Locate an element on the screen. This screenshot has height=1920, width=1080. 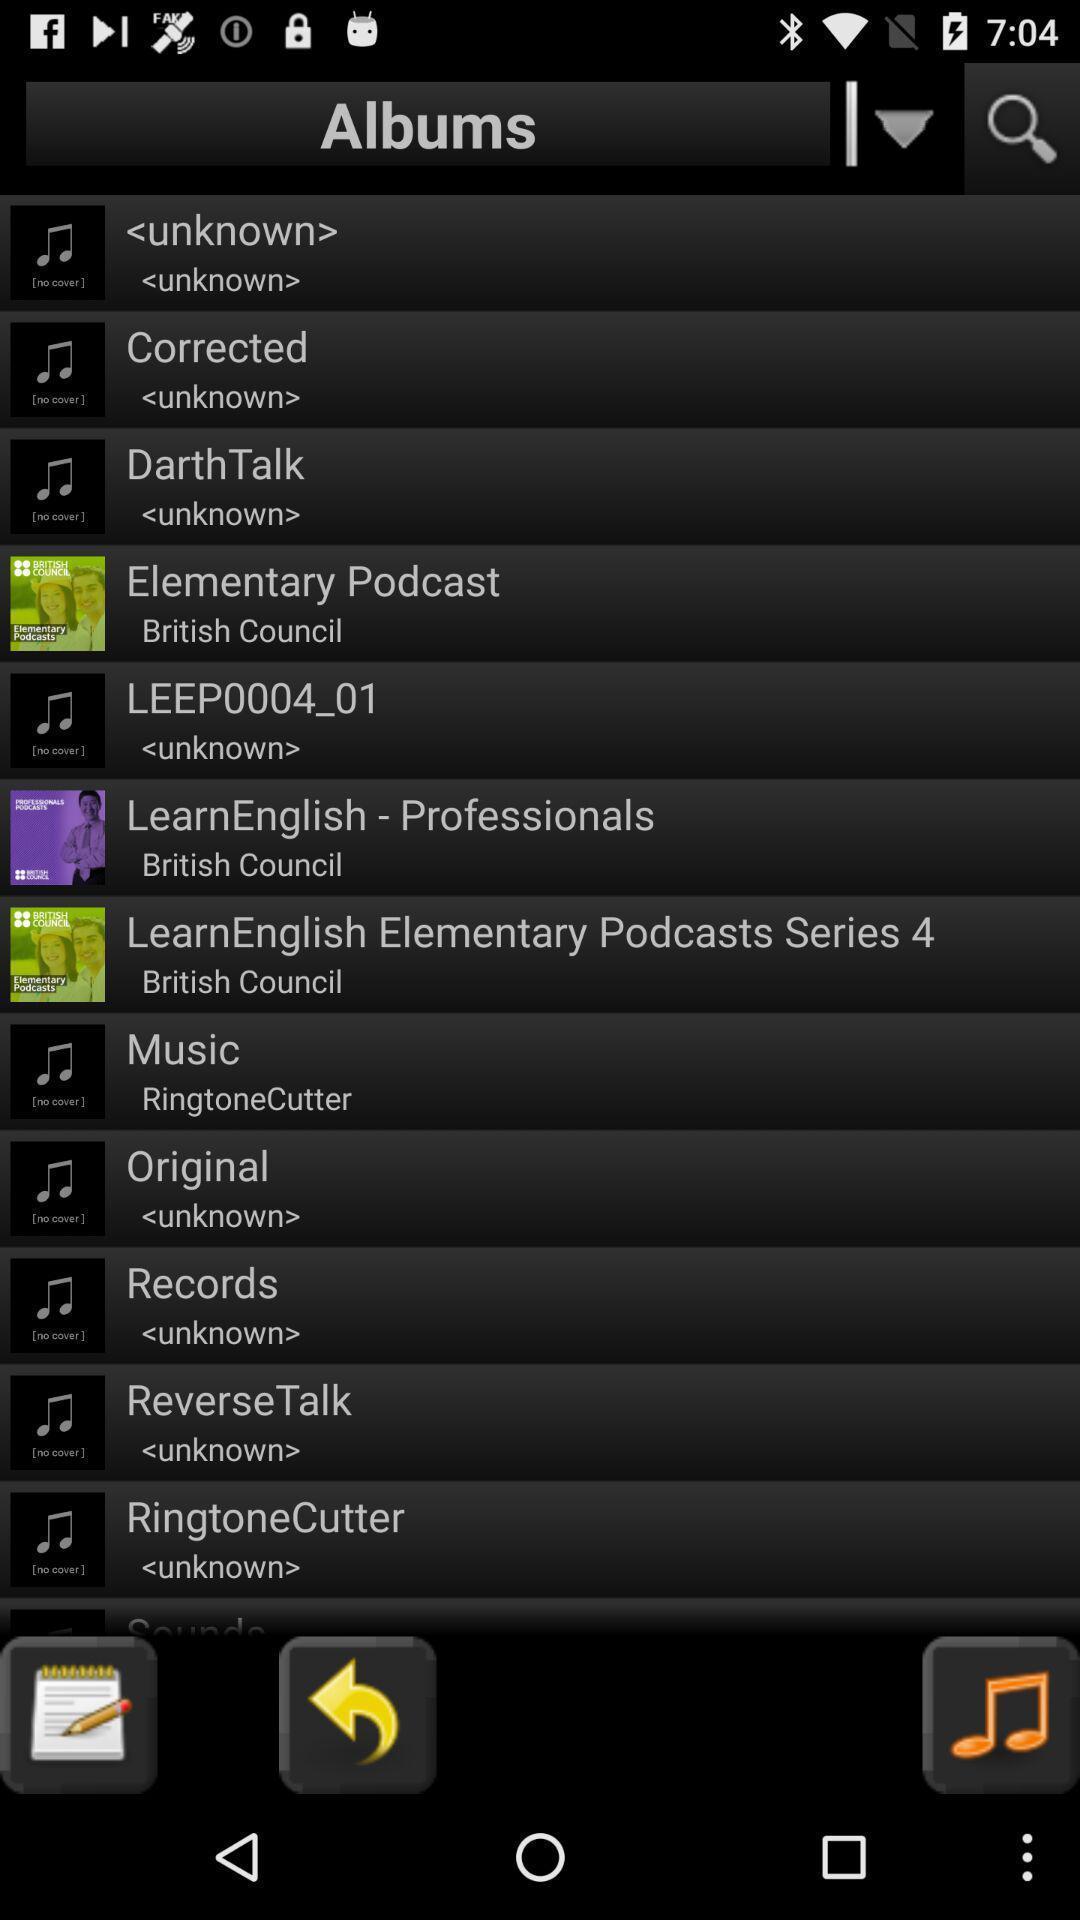
the search icon is located at coordinates (1022, 137).